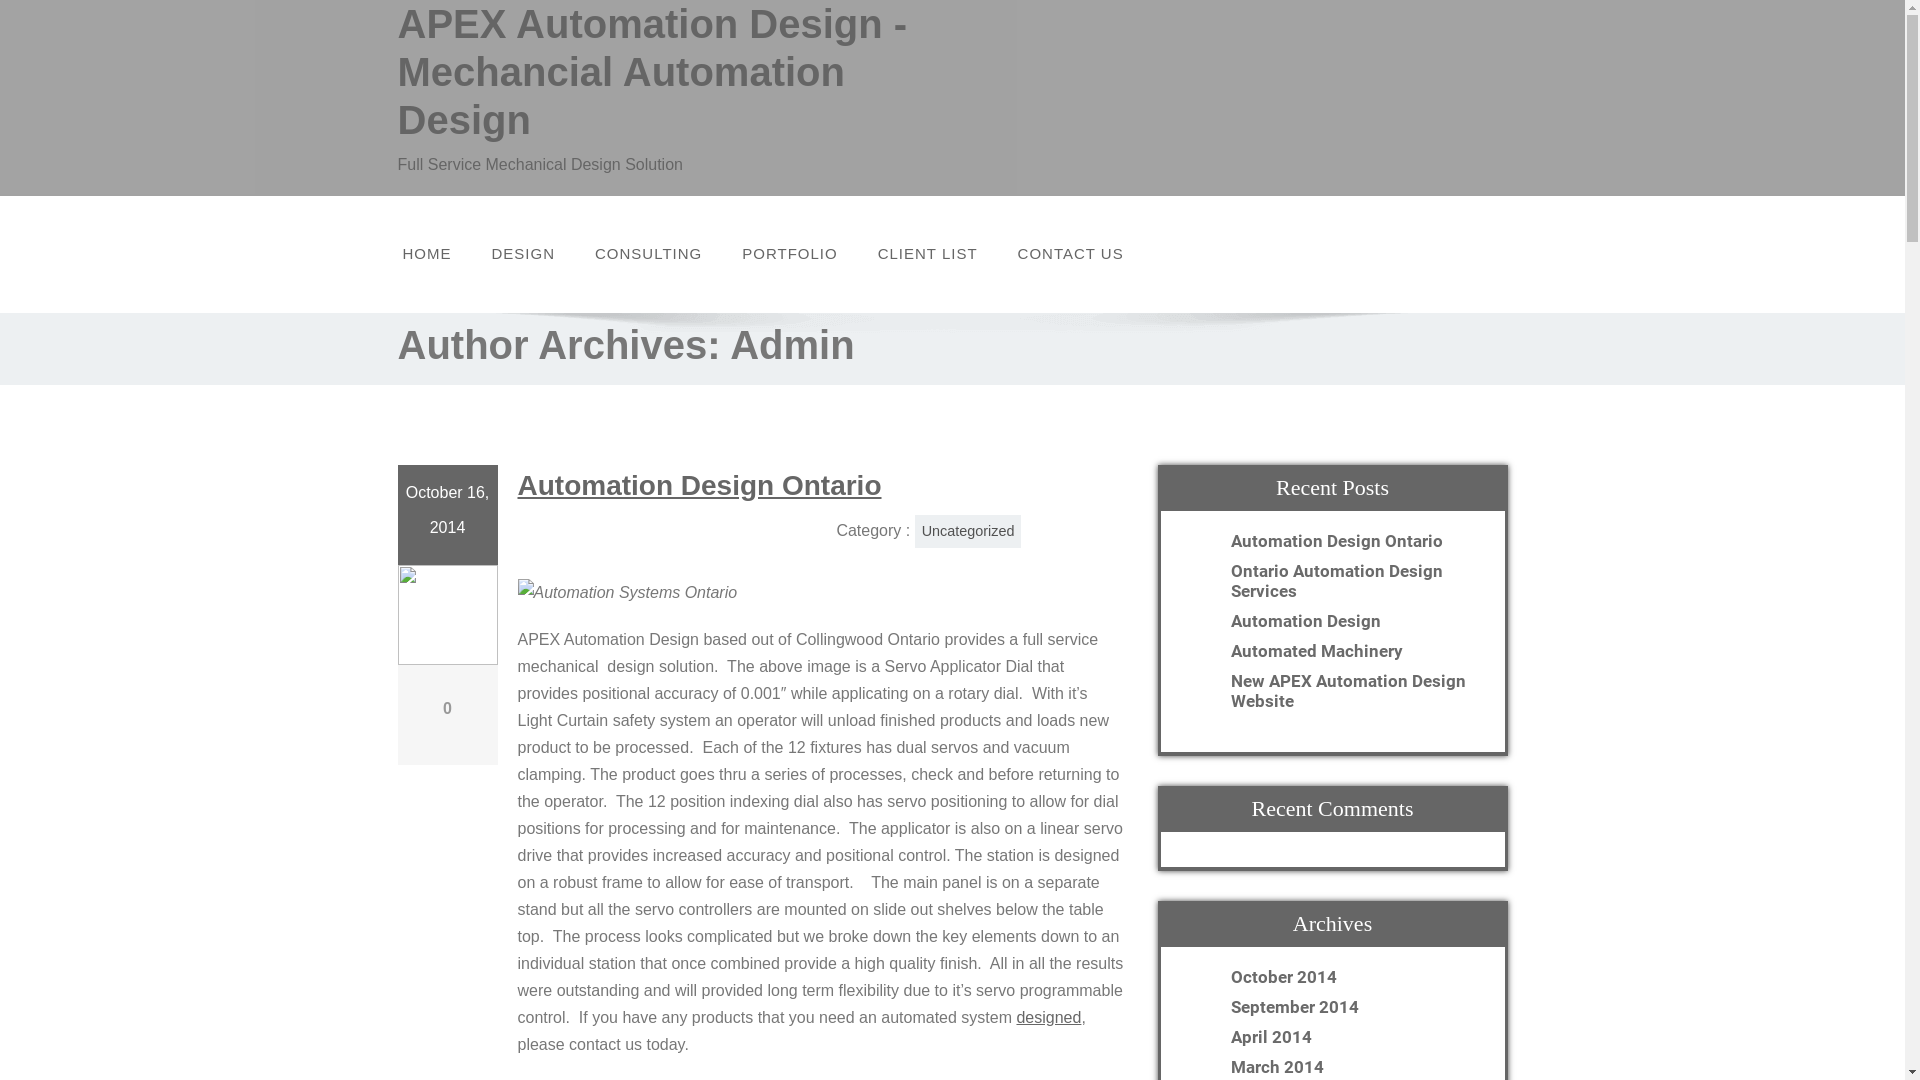 The height and width of the screenshot is (1080, 1920). What do you see at coordinates (470, 253) in the screenshot?
I see `'DESIGN'` at bounding box center [470, 253].